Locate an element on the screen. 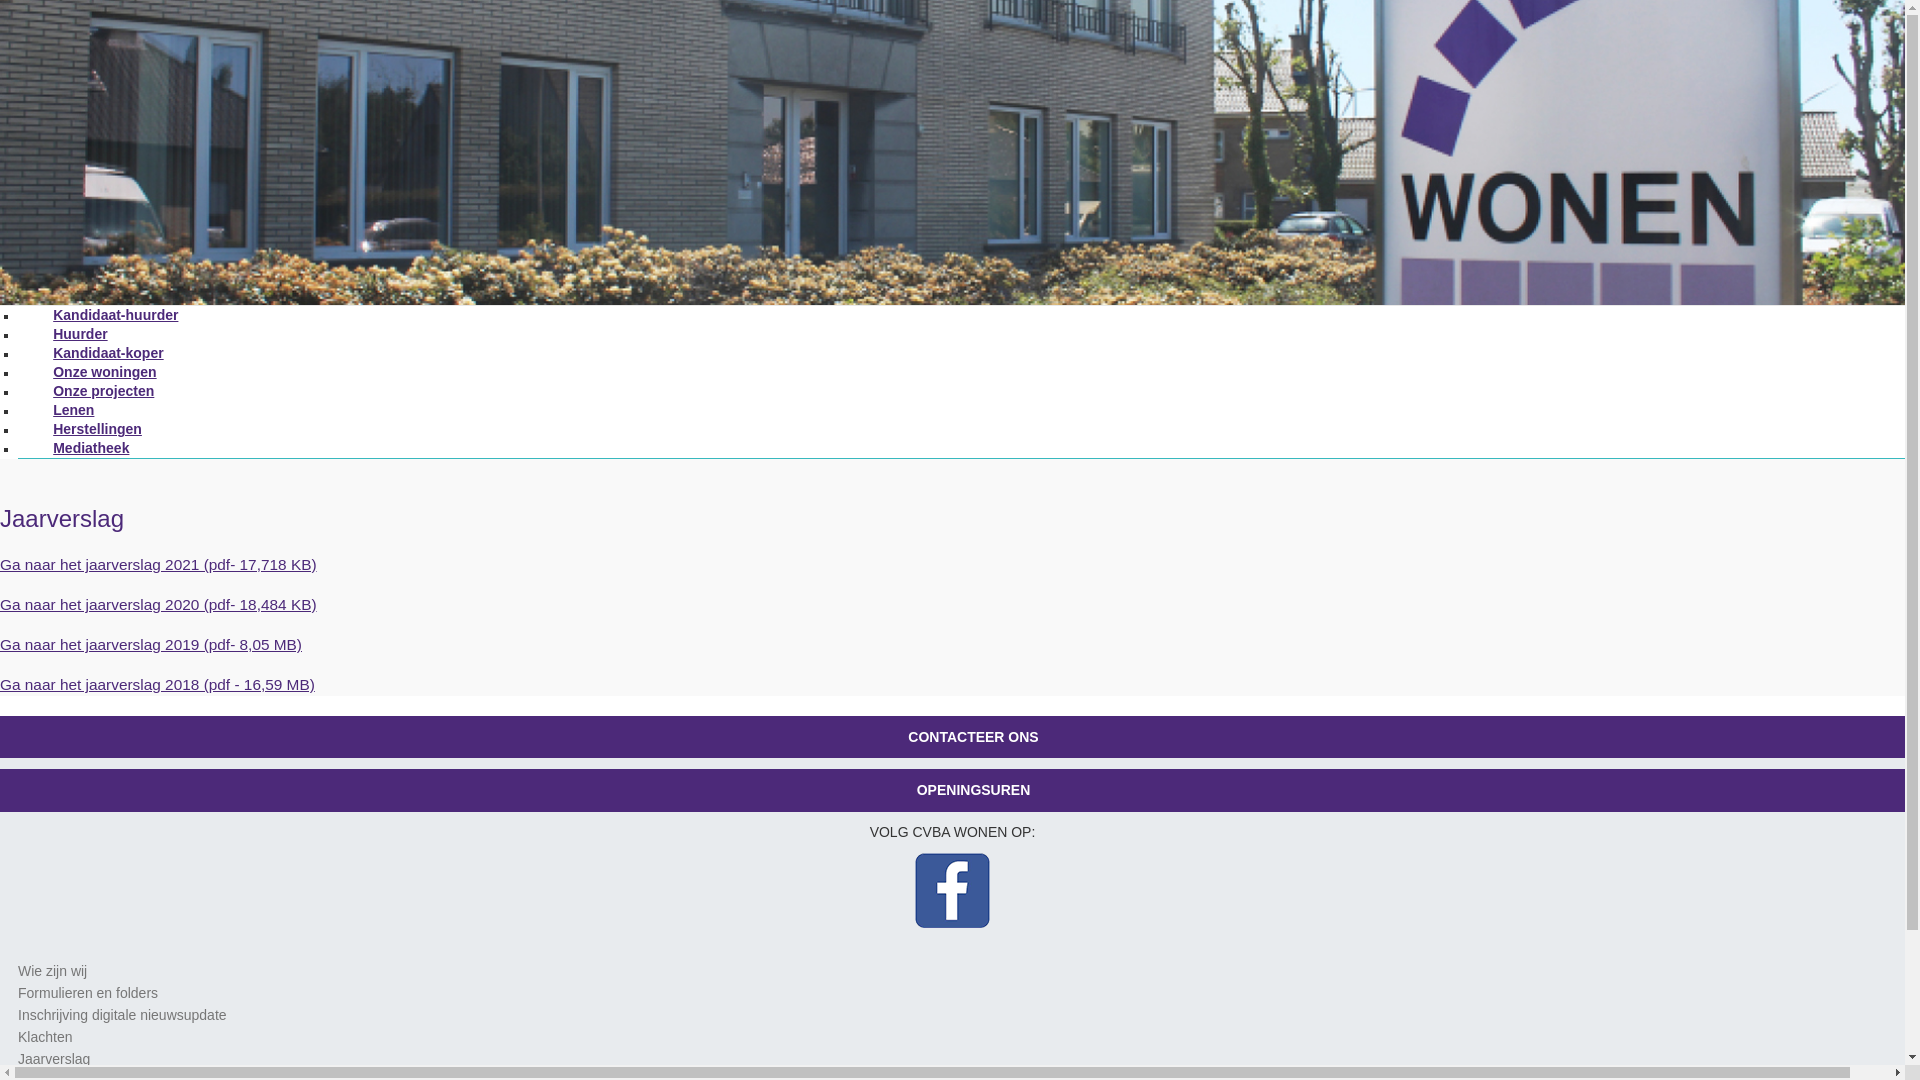 This screenshot has width=1920, height=1080. 'Ga naar het jaarverslag 2021 (pdf- 17,718 KB)' is located at coordinates (0, 564).